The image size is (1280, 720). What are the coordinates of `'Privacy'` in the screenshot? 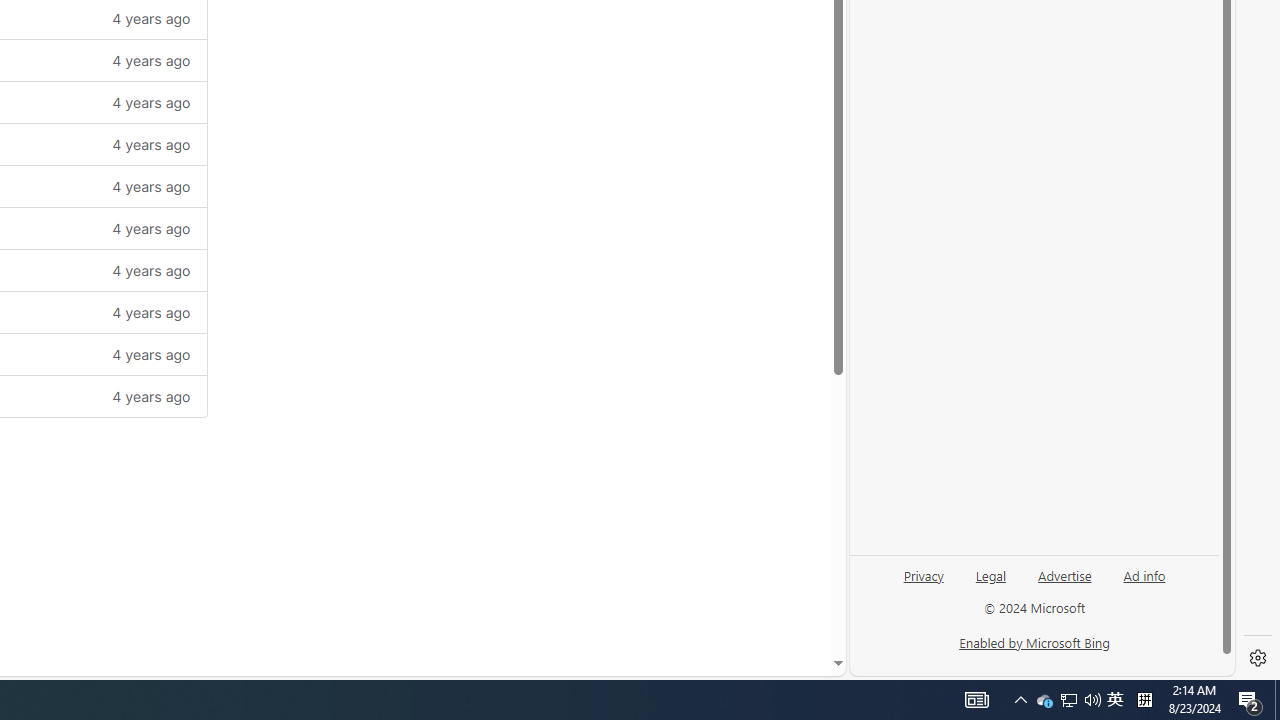 It's located at (922, 583).